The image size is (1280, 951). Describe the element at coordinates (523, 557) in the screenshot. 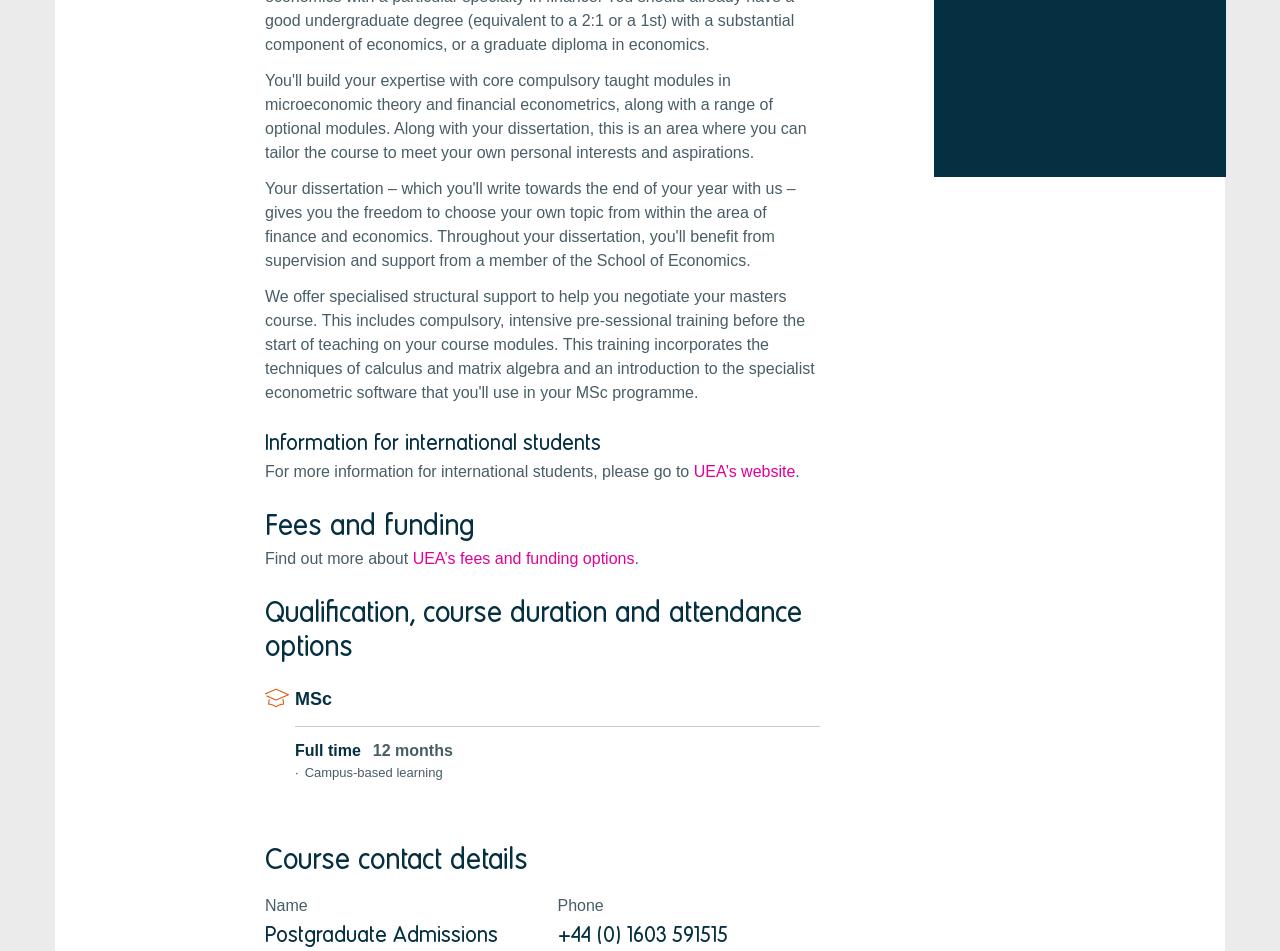

I see `'UEA’s fees and funding options'` at that location.